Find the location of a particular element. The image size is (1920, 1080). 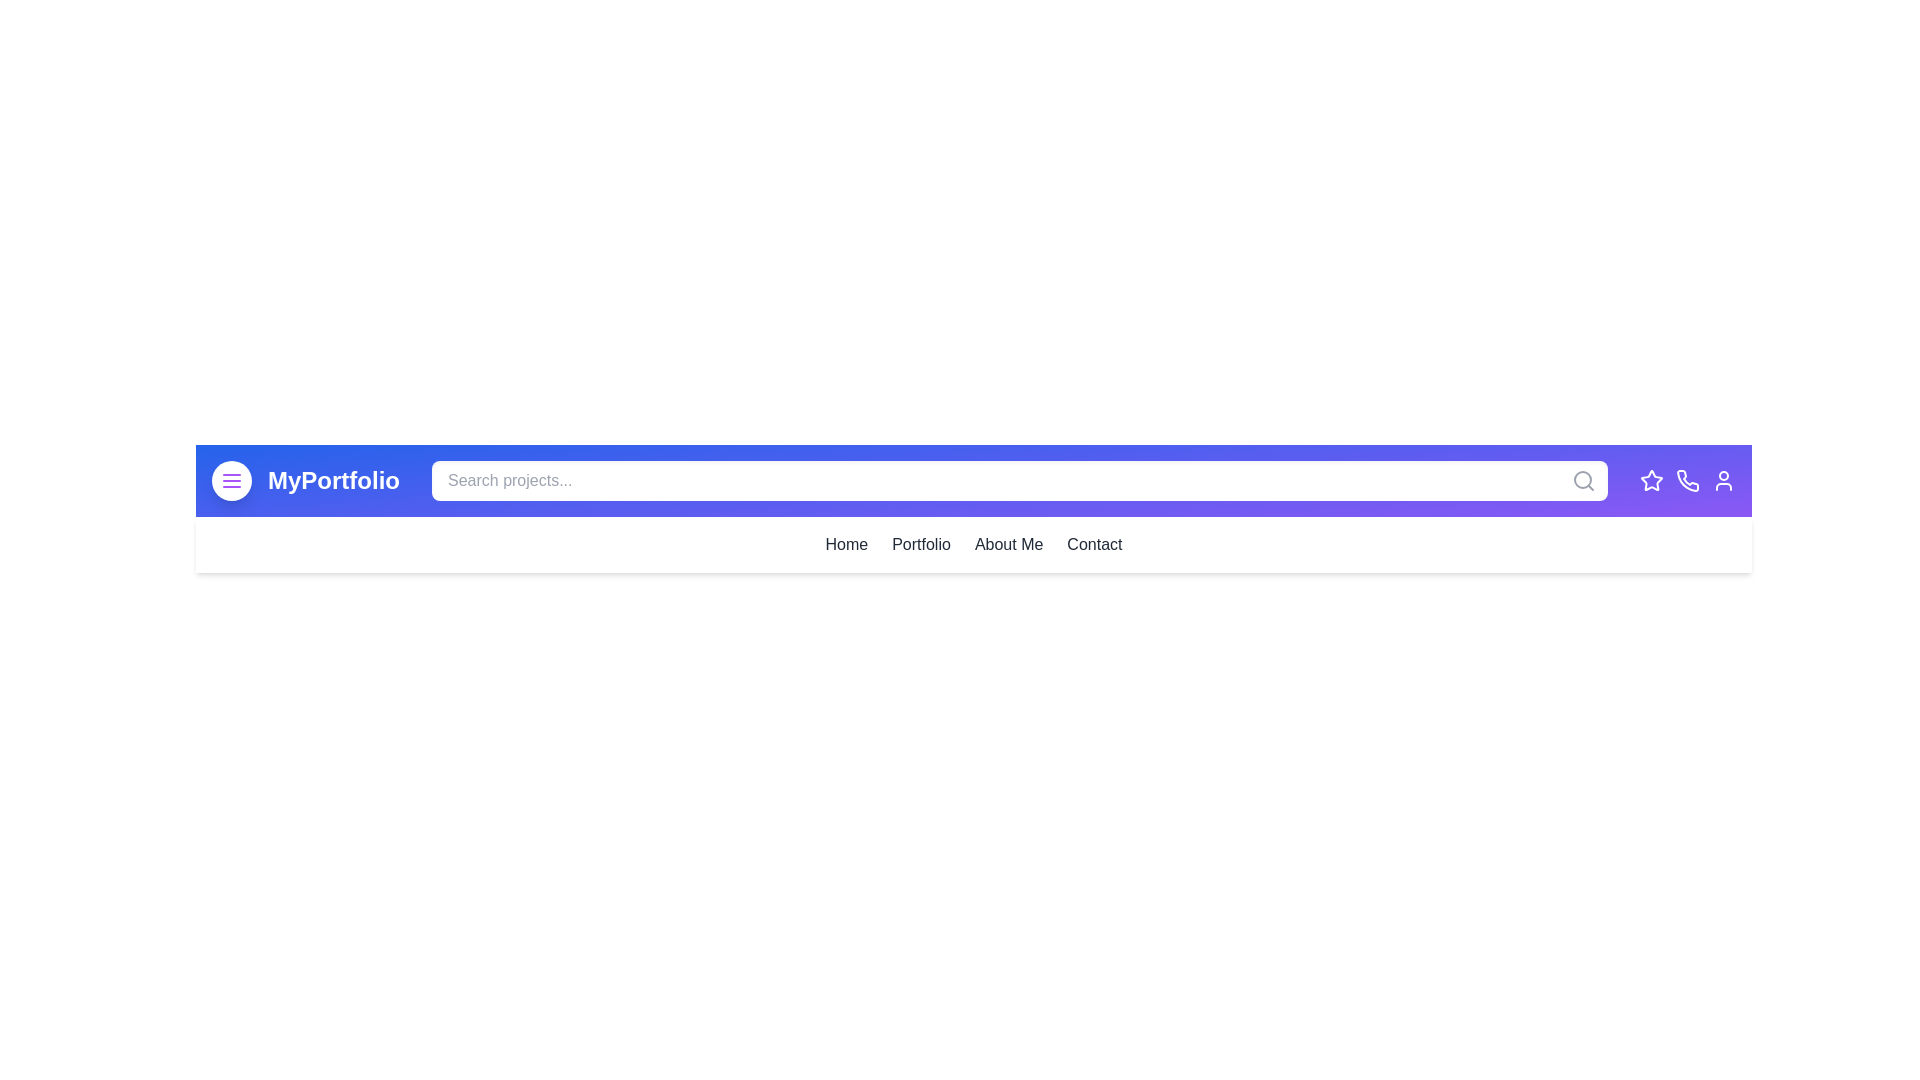

the phone icon in the app bar is located at coordinates (1687, 481).